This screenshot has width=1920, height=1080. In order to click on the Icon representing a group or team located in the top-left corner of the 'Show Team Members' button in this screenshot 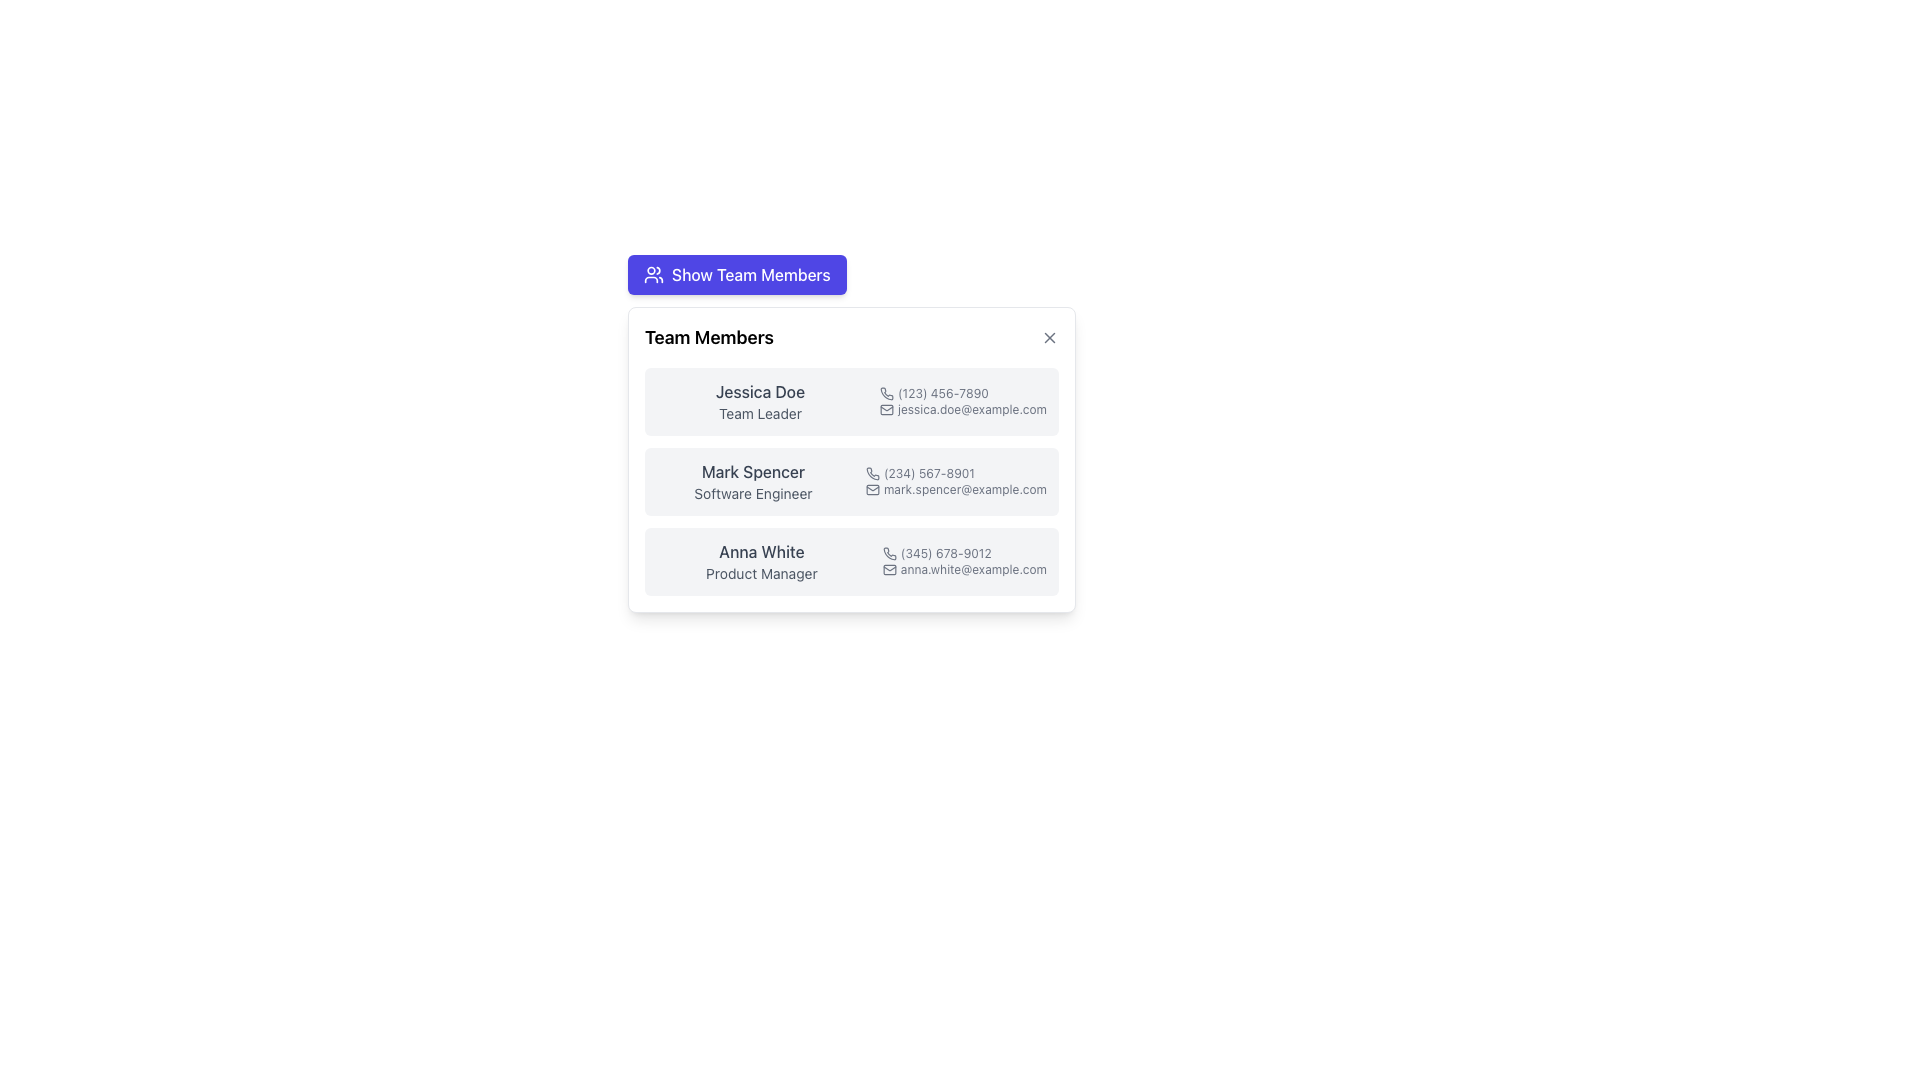, I will do `click(653, 274)`.